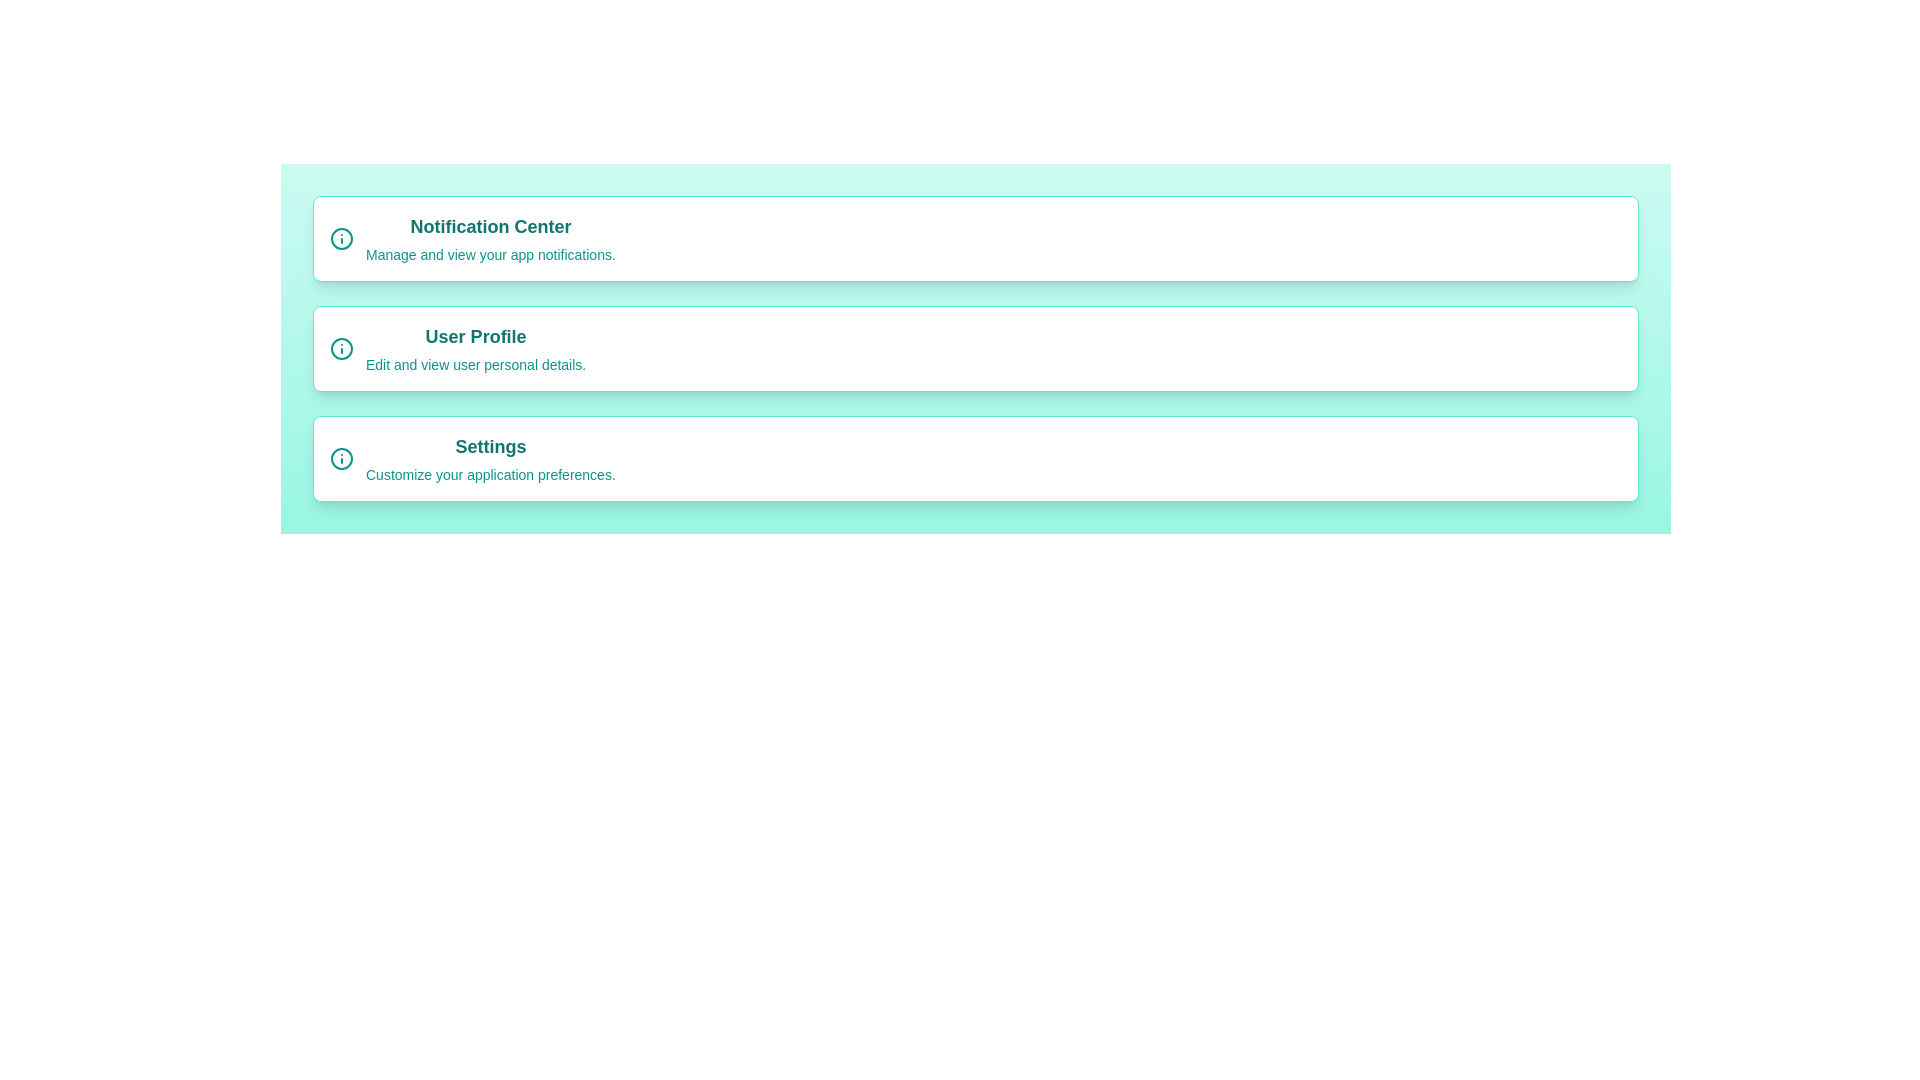 Image resolution: width=1920 pixels, height=1080 pixels. What do you see at coordinates (341, 238) in the screenshot?
I see `SVG circle element located to the left of the 'Notification Center' text label, which is part of the informational icon in the uppermost row of the three-card interface layout` at bounding box center [341, 238].